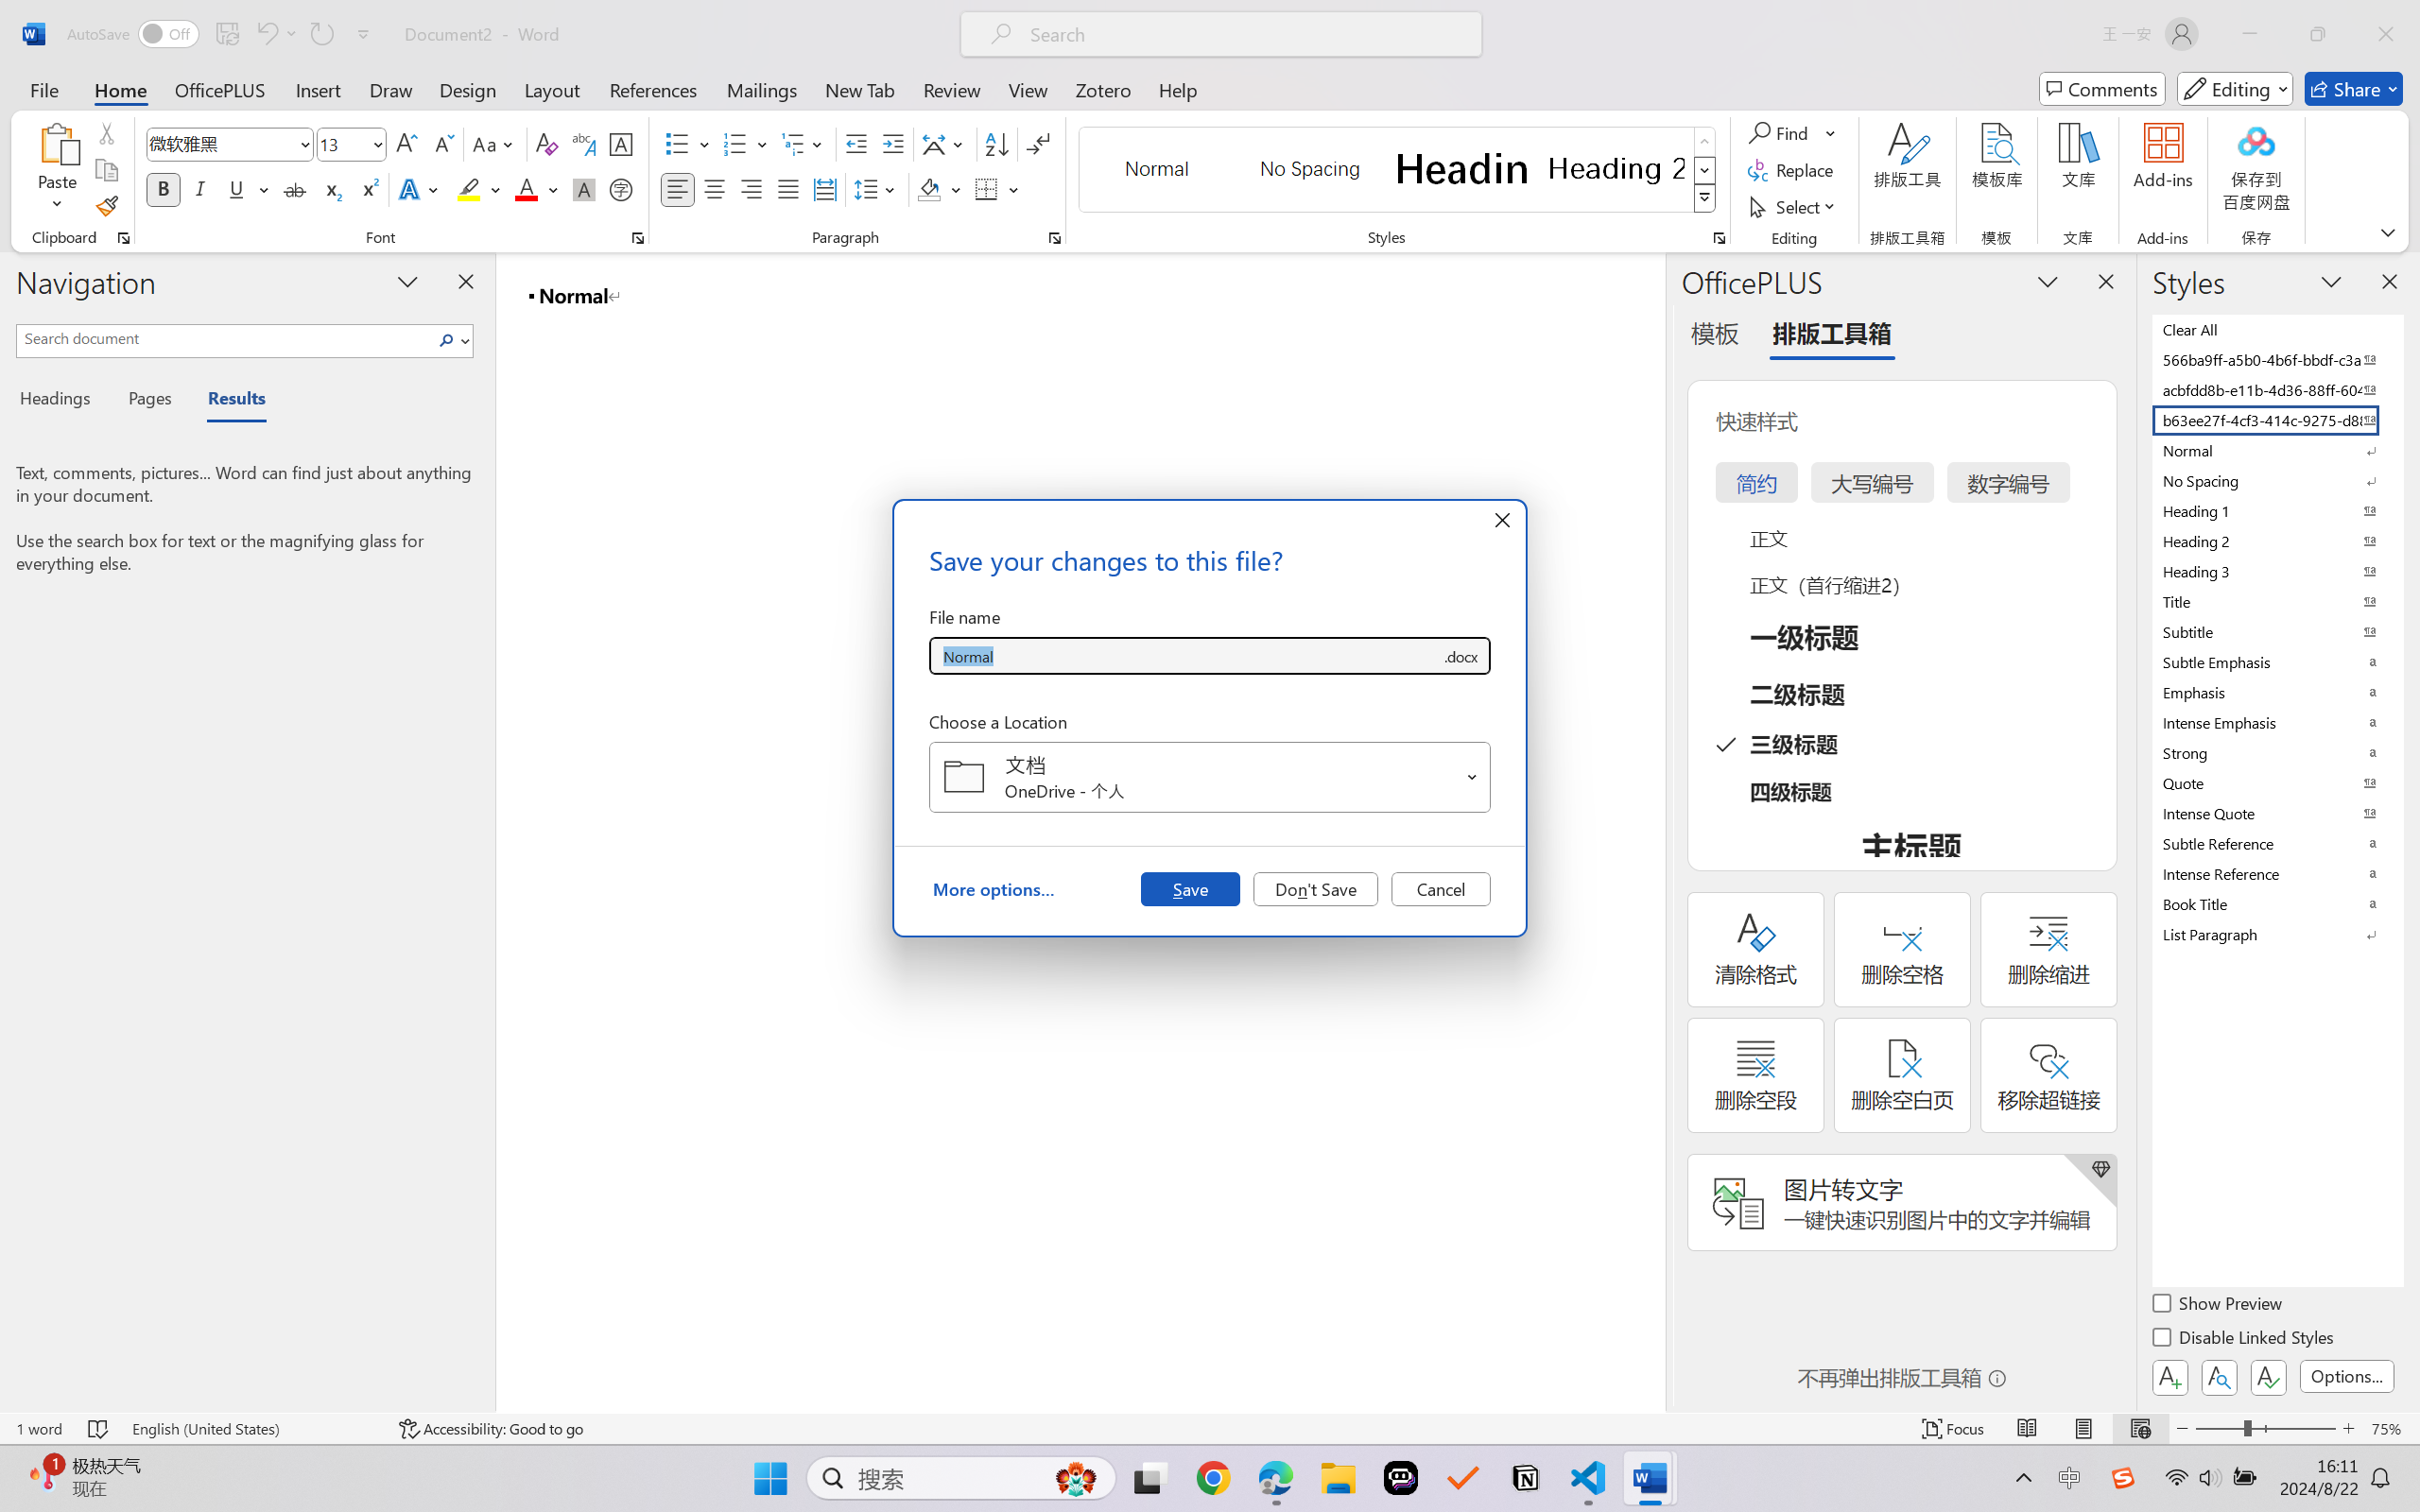 The width and height of the screenshot is (2420, 1512). What do you see at coordinates (330, 188) in the screenshot?
I see `'Subscript'` at bounding box center [330, 188].